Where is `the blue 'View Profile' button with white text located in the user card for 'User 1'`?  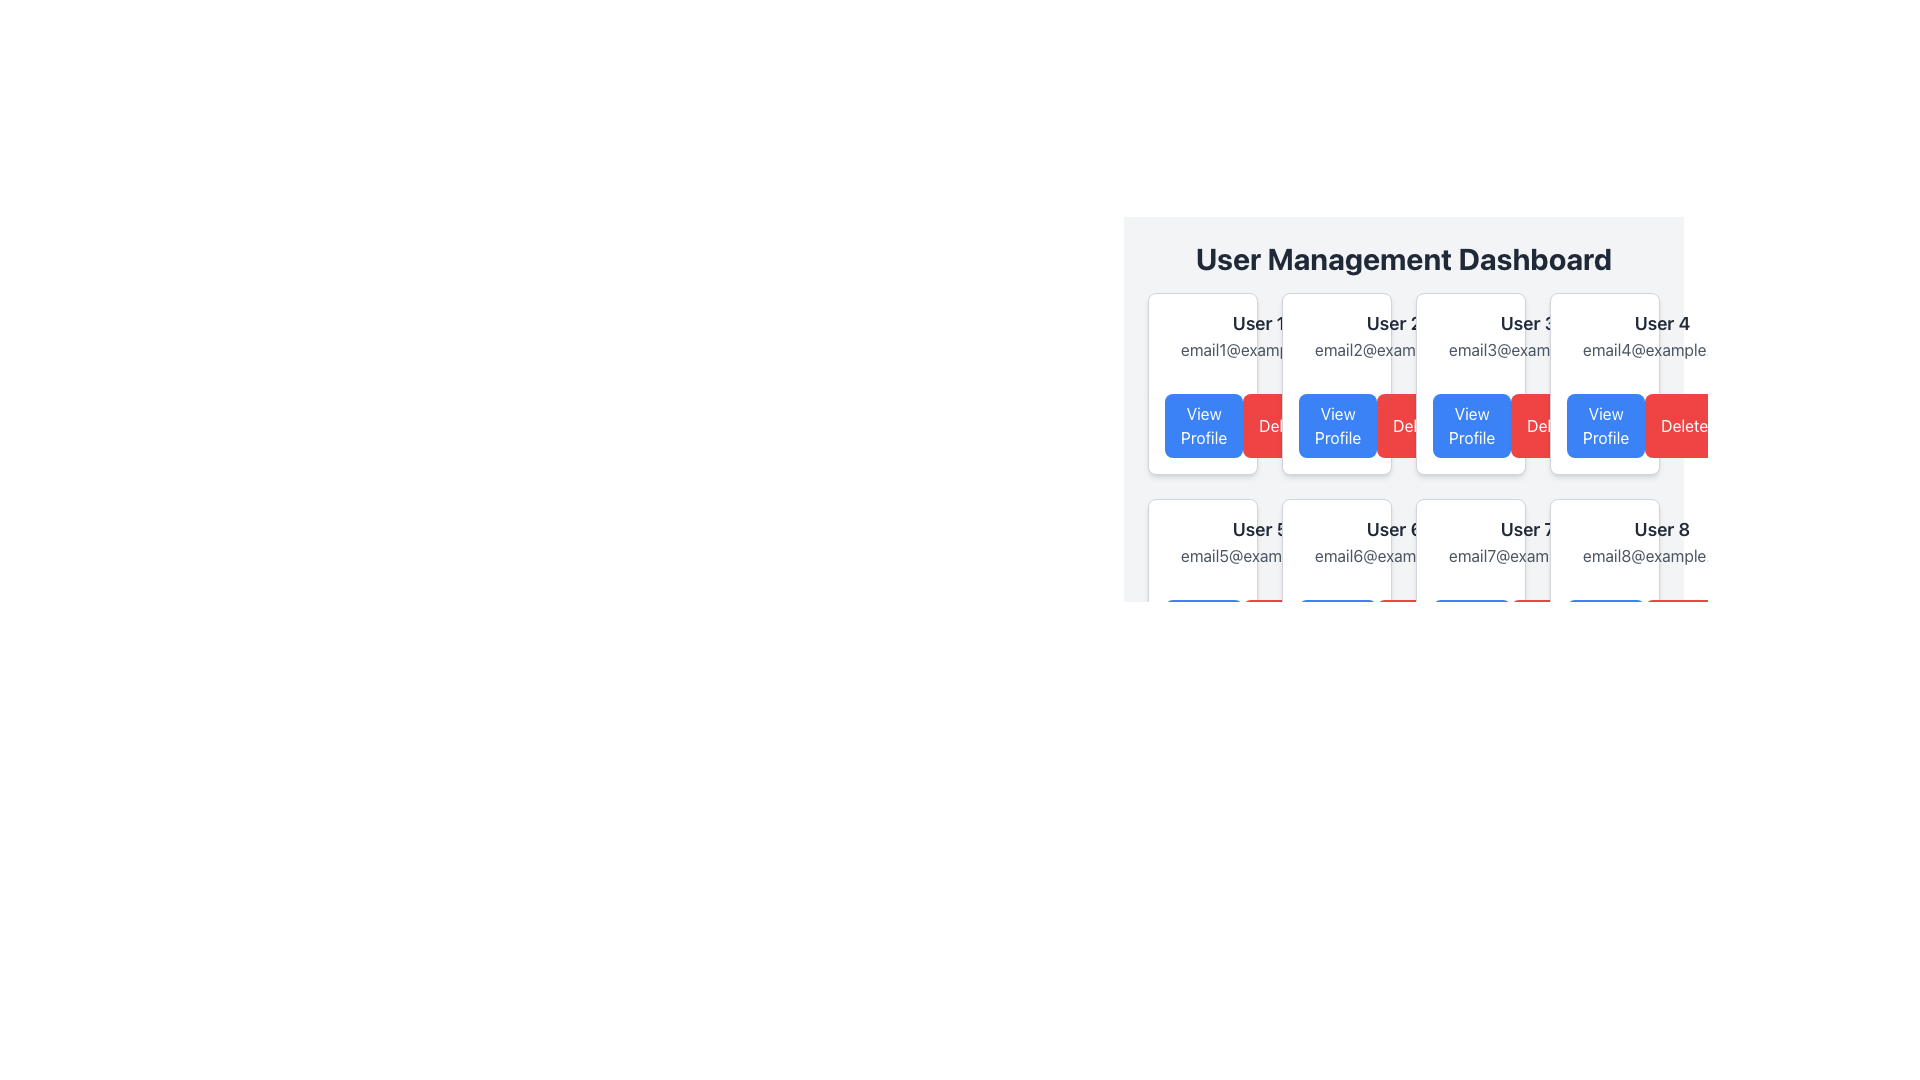 the blue 'View Profile' button with white text located in the user card for 'User 1' is located at coordinates (1202, 424).